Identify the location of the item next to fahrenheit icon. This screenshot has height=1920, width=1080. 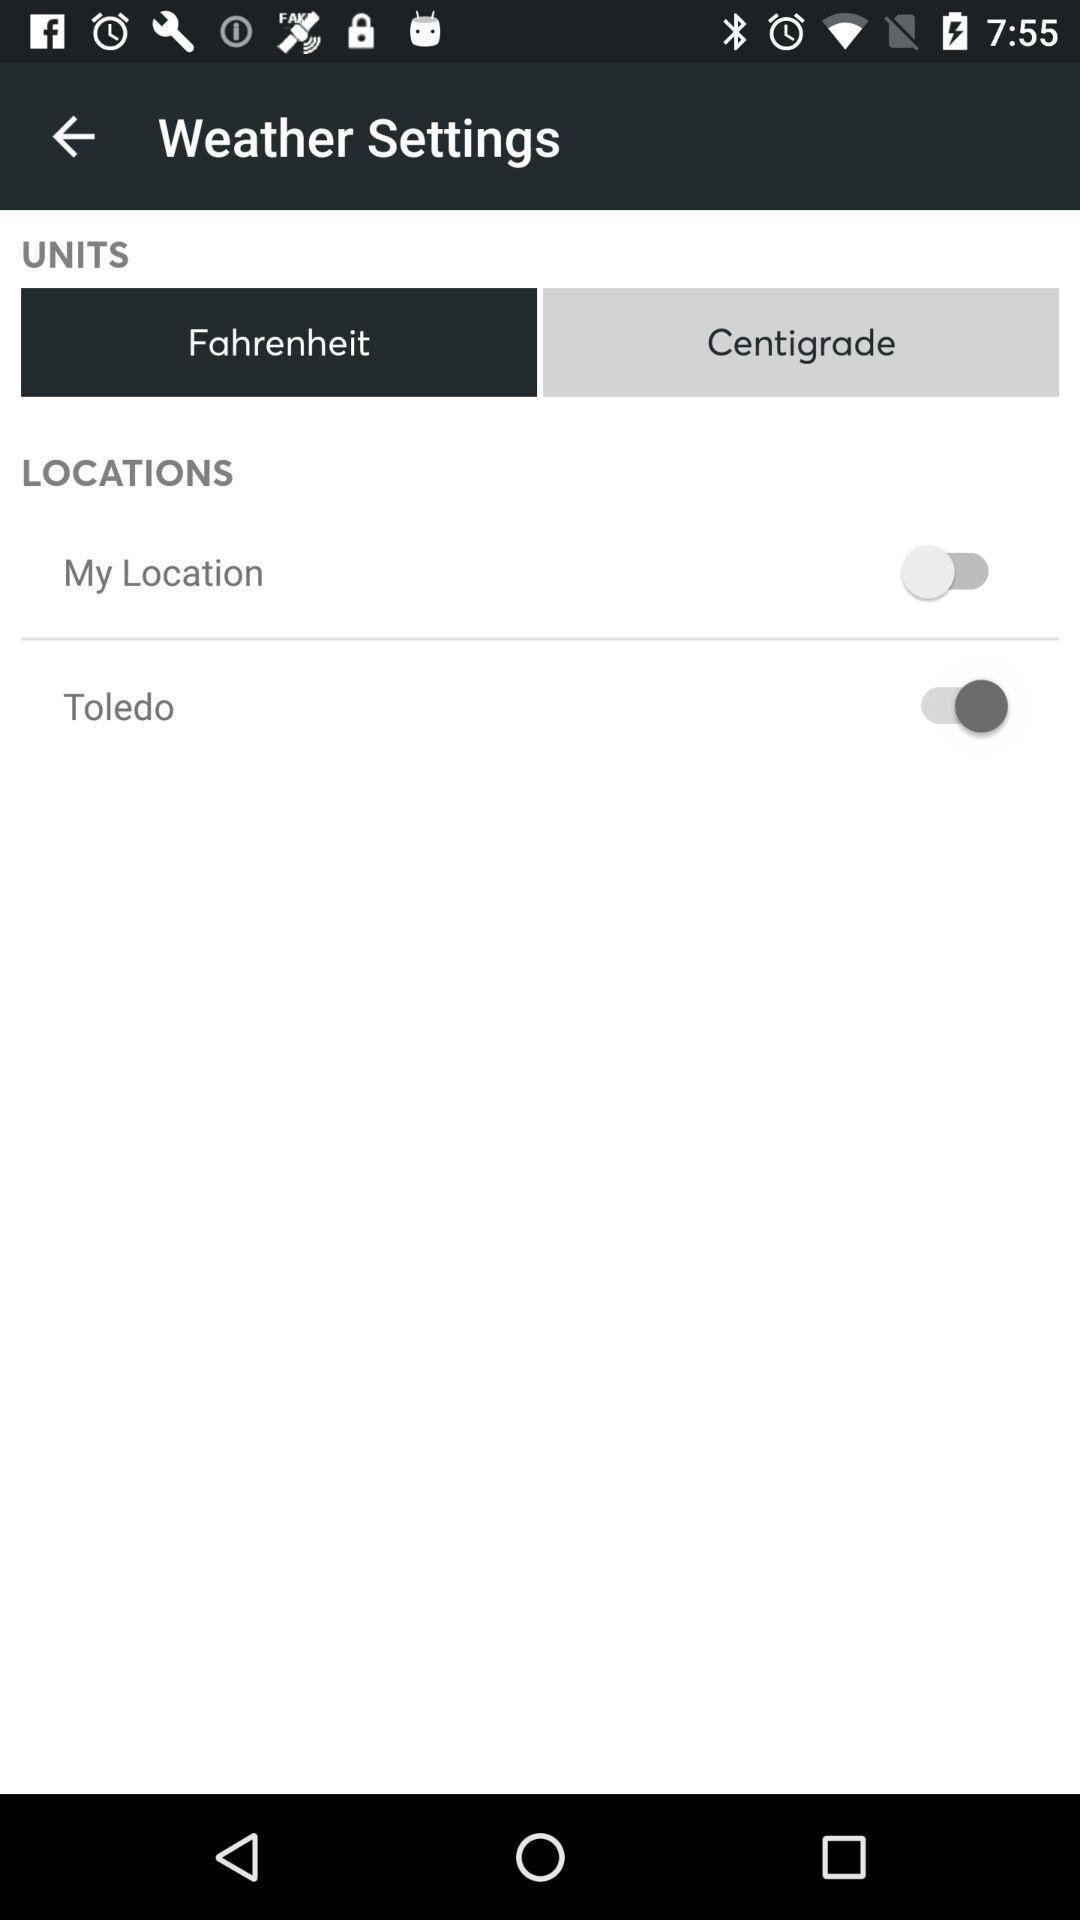
(800, 342).